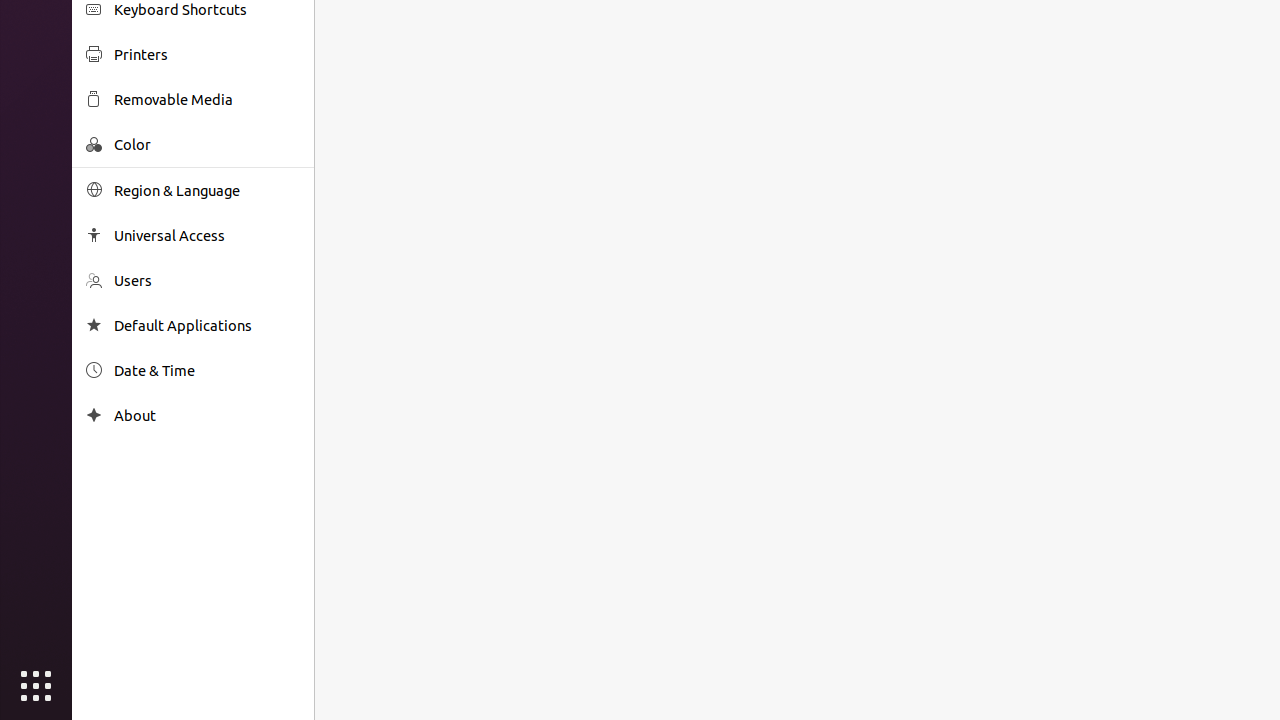  What do you see at coordinates (206, 234) in the screenshot?
I see `'Universal Access'` at bounding box center [206, 234].